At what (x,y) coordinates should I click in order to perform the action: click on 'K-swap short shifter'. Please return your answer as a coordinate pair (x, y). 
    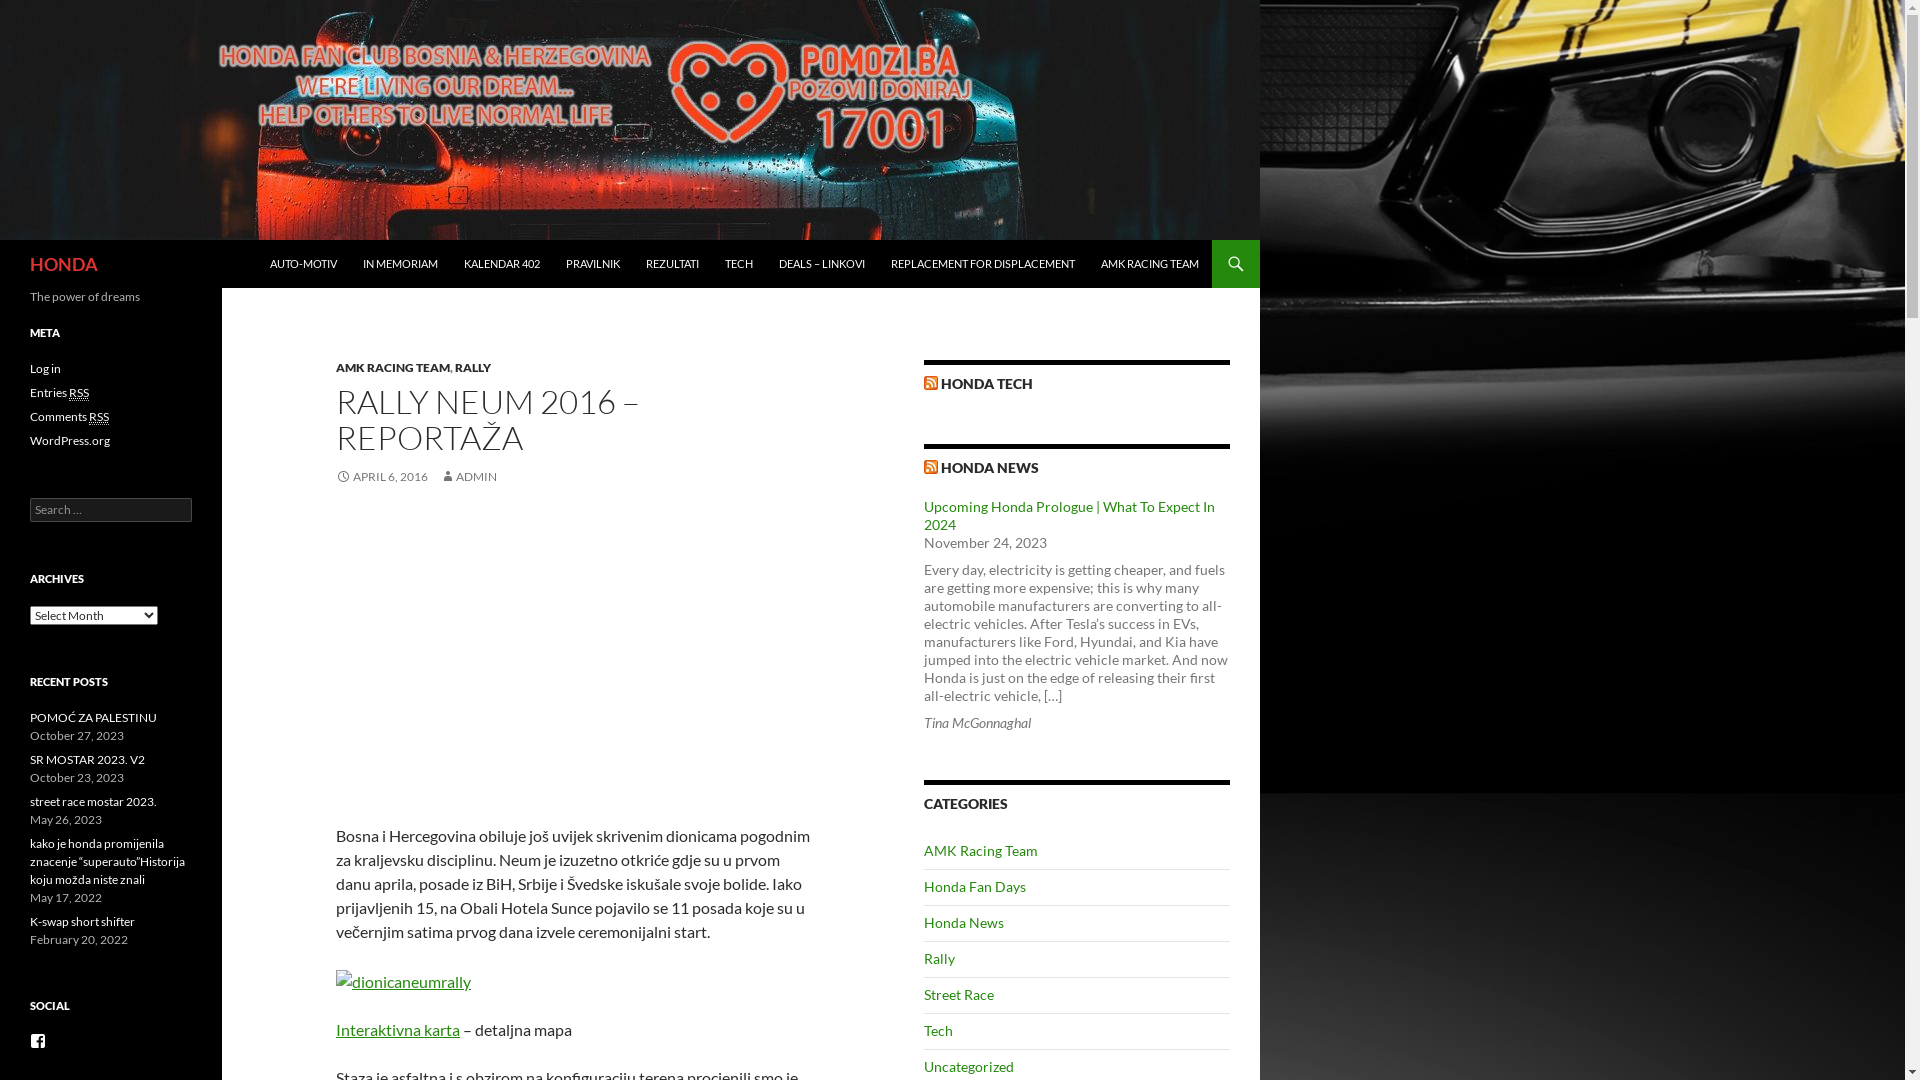
    Looking at the image, I should click on (29, 921).